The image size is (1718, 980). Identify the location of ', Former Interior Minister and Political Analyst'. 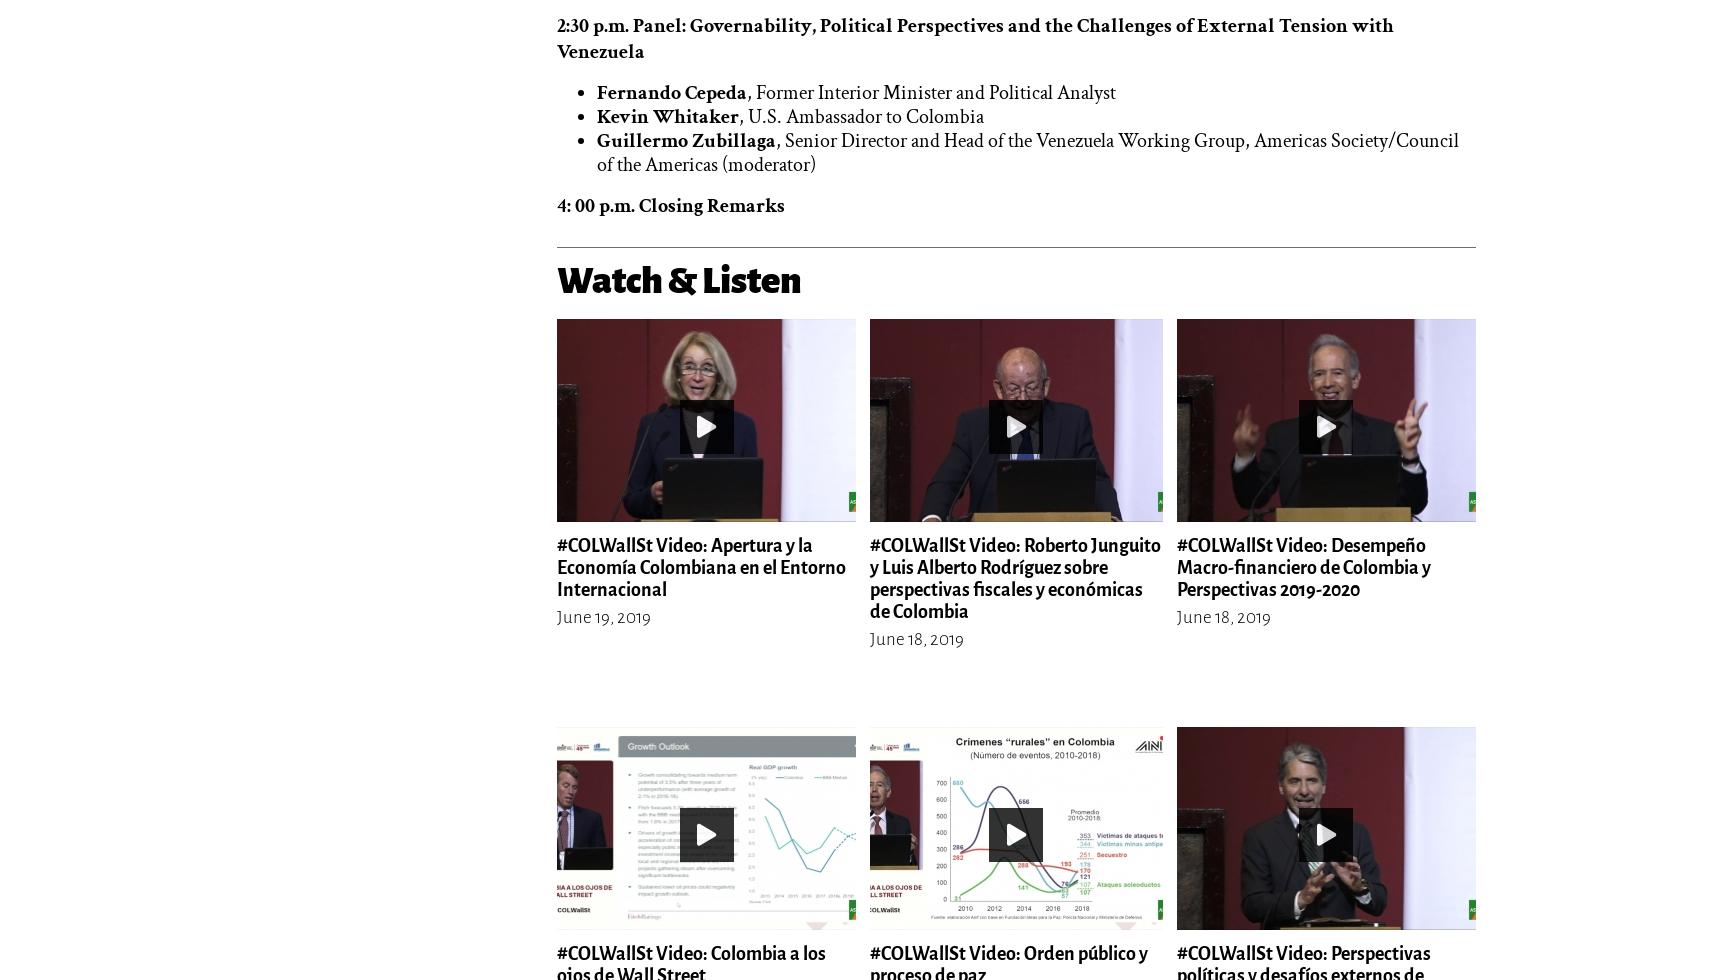
(930, 92).